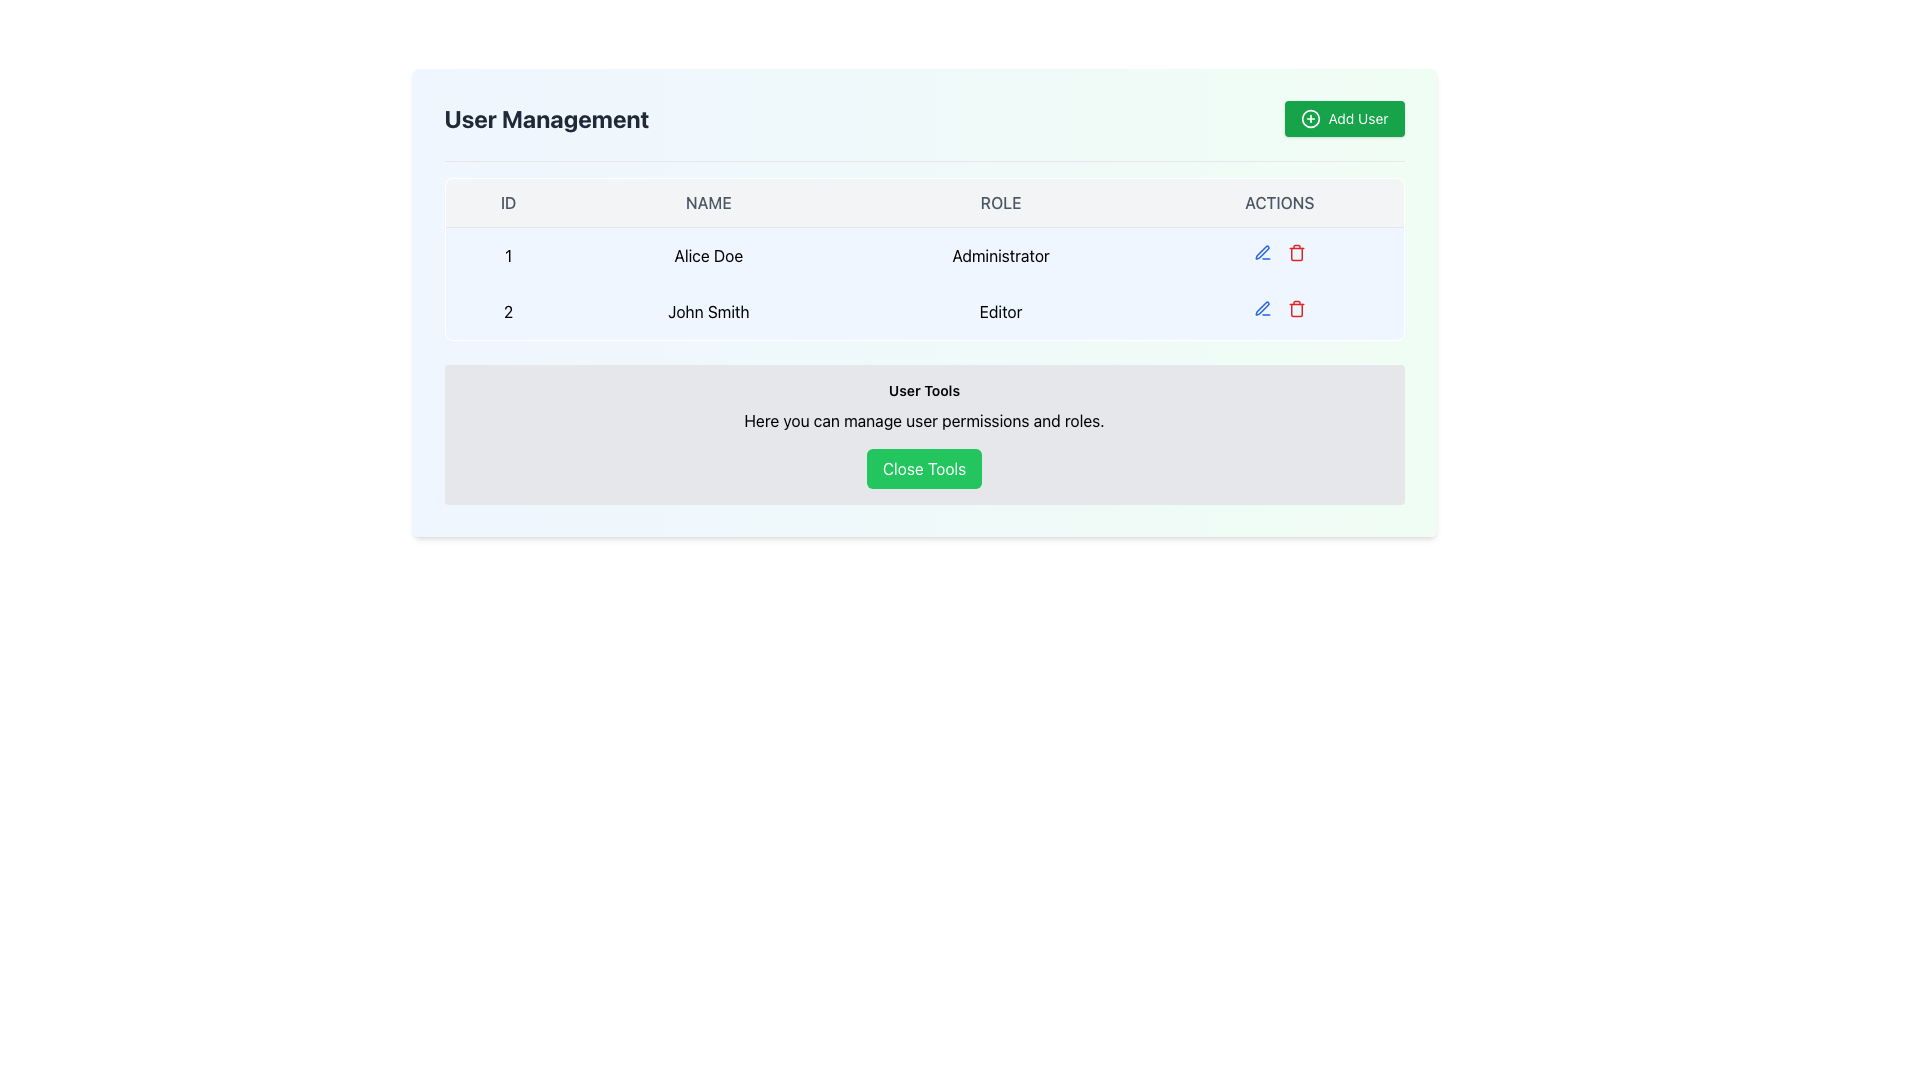 This screenshot has height=1080, width=1920. Describe the element at coordinates (508, 203) in the screenshot. I see `the text label indicating user IDs, which is the first column header in the table, located at the top-left corner preceding the headers 'Name,' 'Role,' and 'Actions.'` at that location.